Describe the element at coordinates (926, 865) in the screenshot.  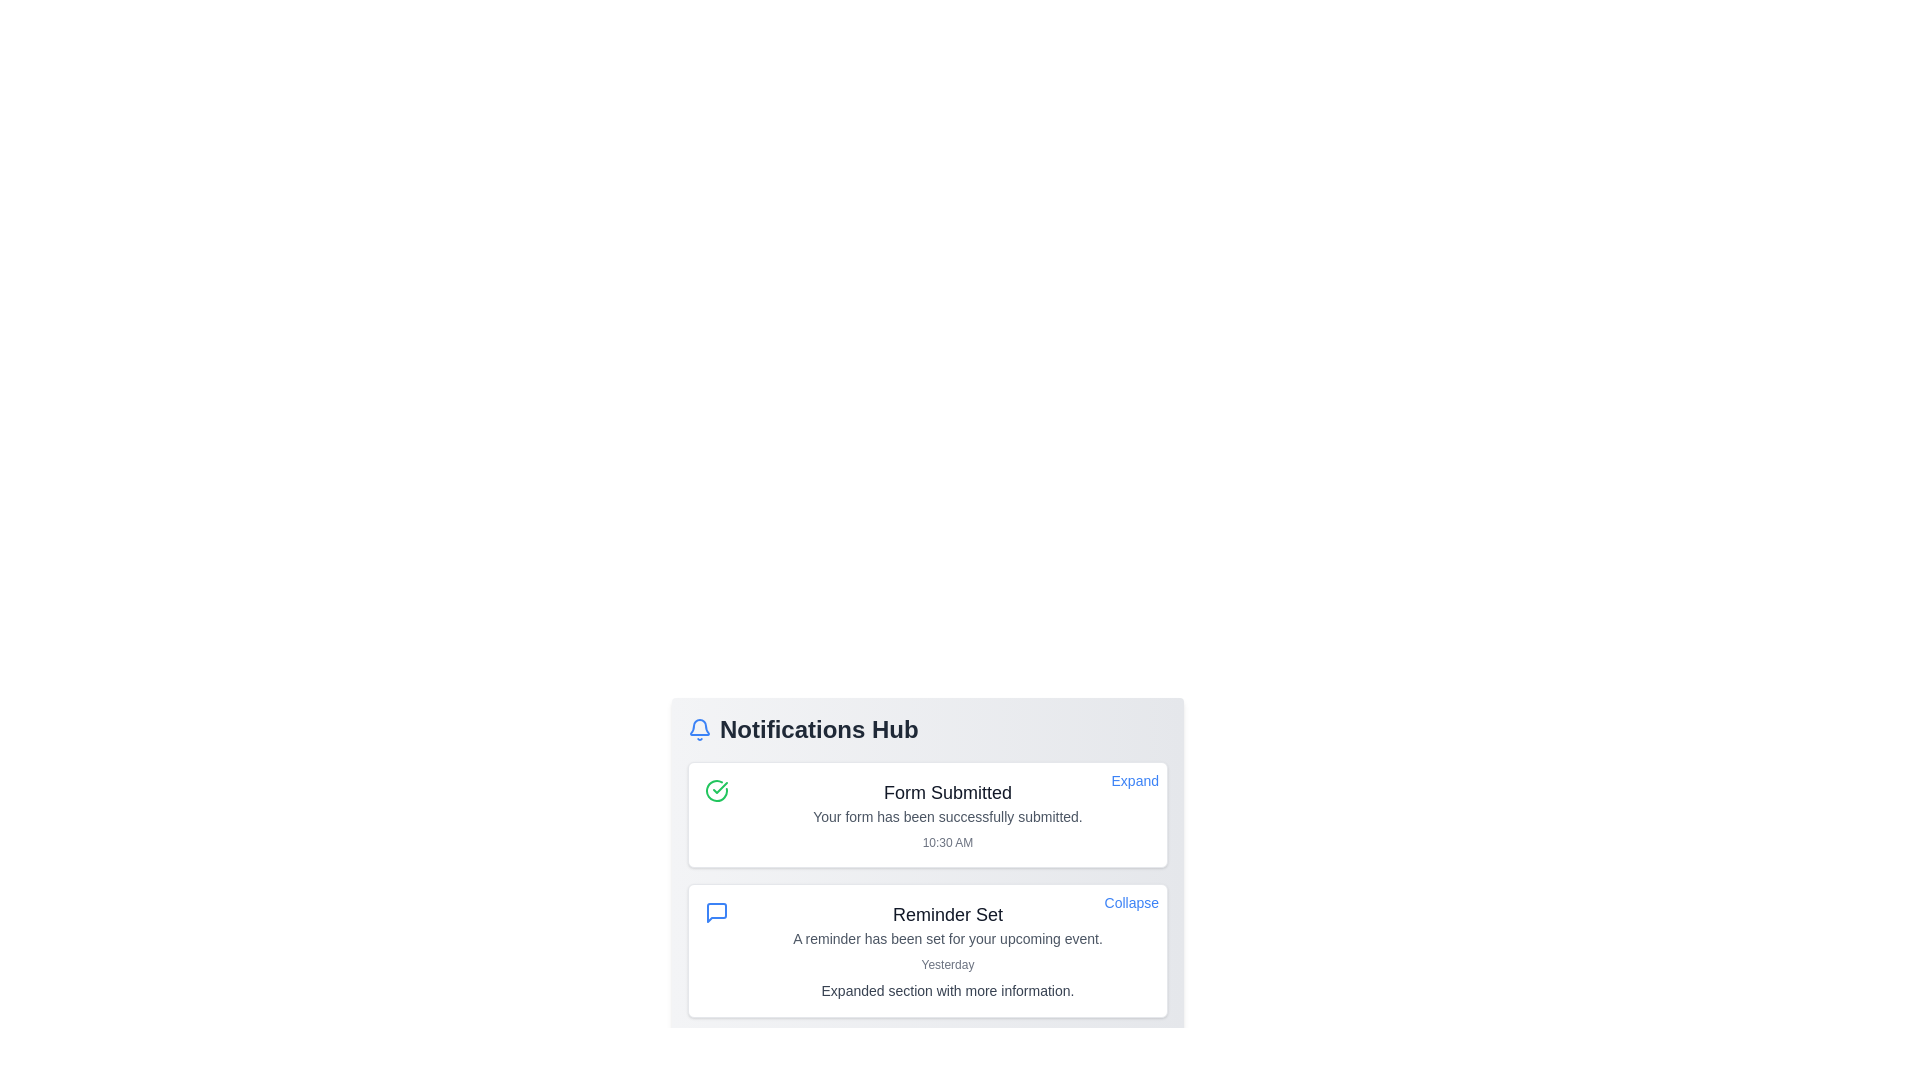
I see `the notification hub located at the center of the interface to expand or collapse individual notifications` at that location.